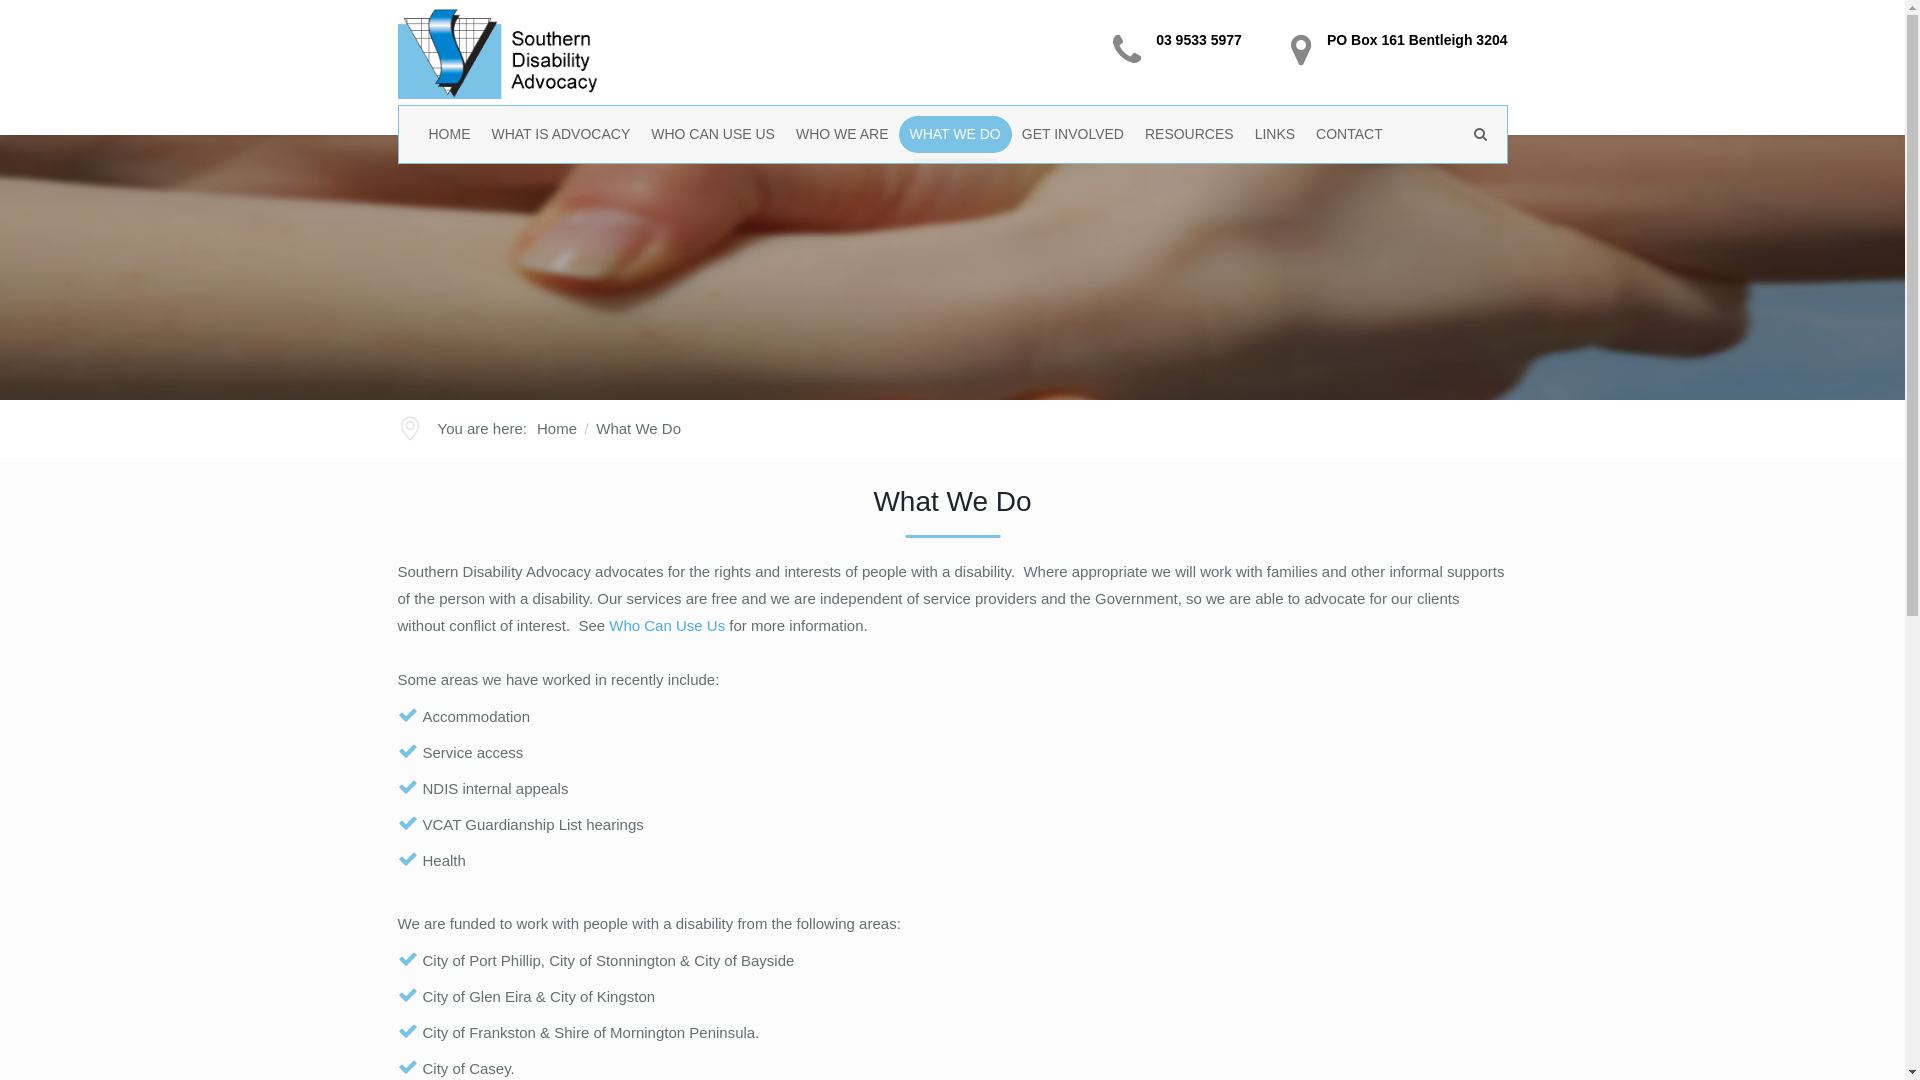 The width and height of the screenshot is (1920, 1080). What do you see at coordinates (556, 427) in the screenshot?
I see `'Home'` at bounding box center [556, 427].